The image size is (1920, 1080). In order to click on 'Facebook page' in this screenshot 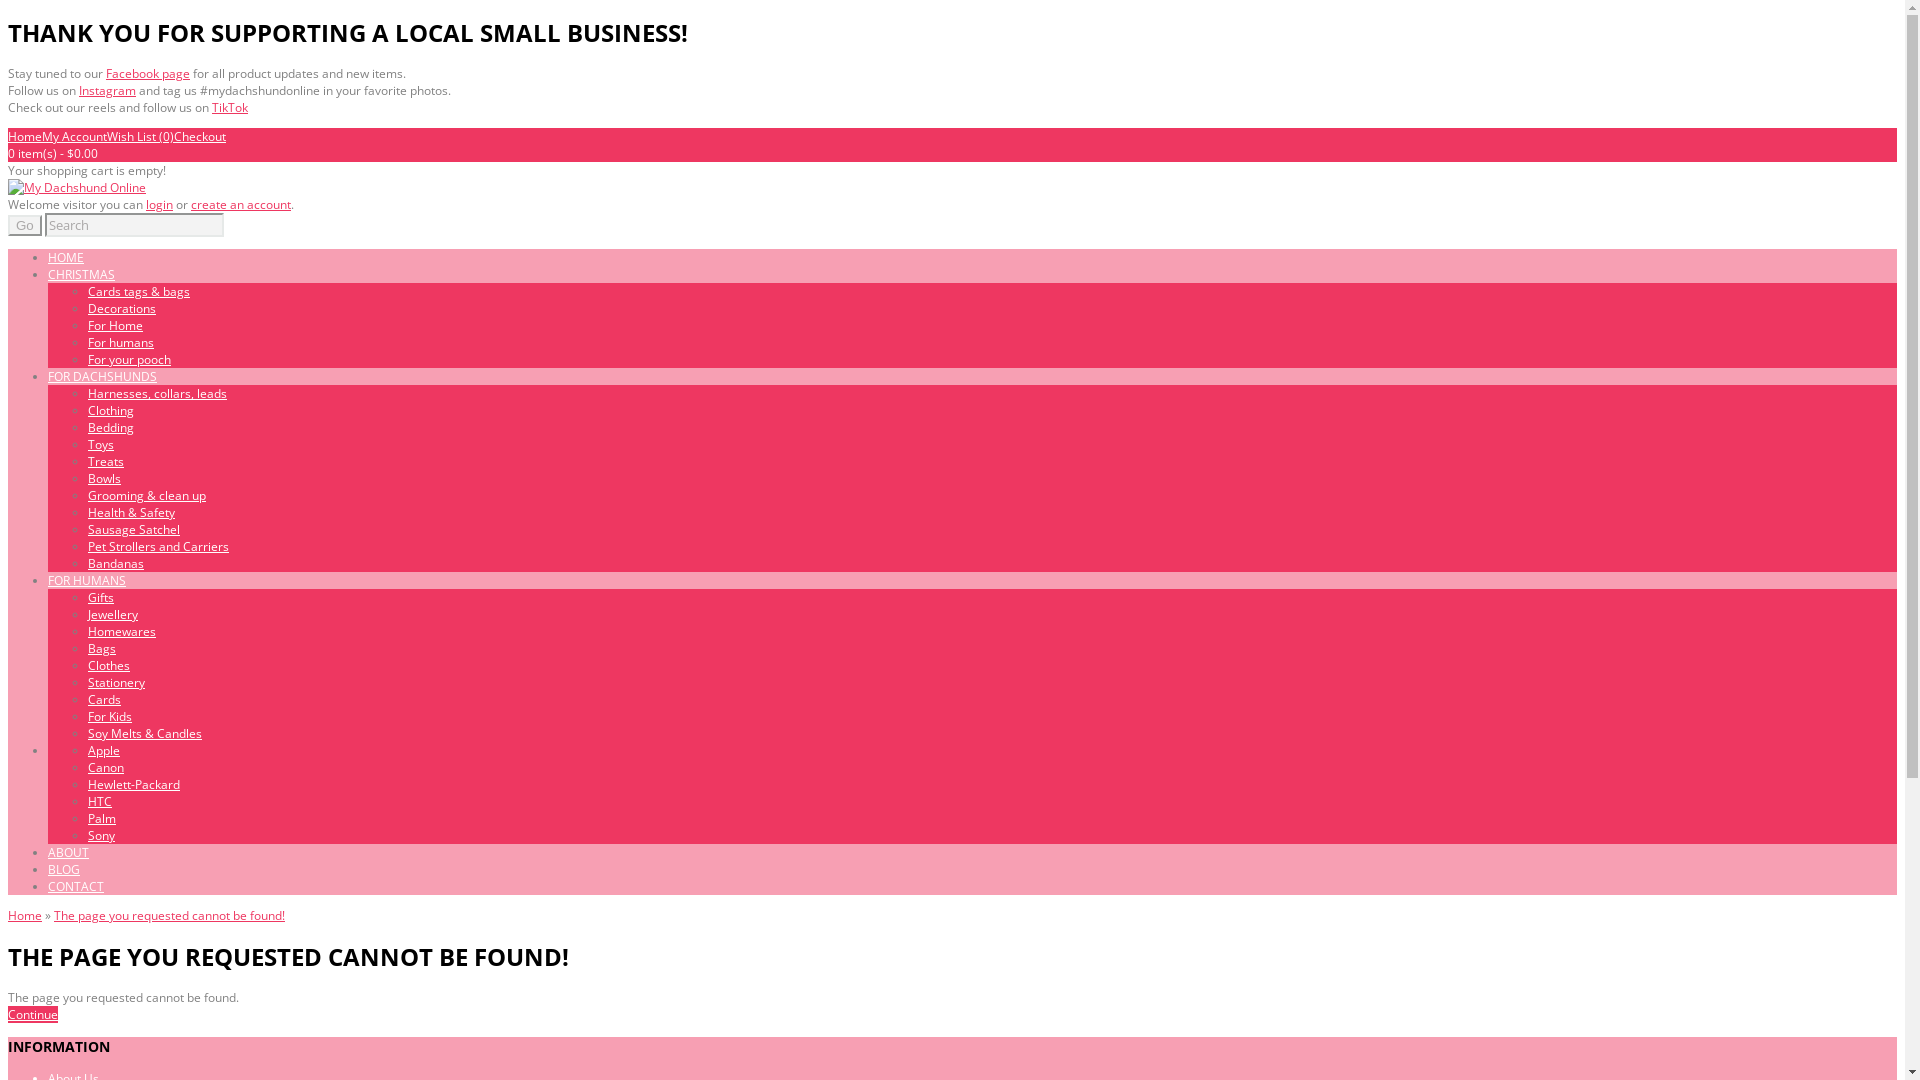, I will do `click(147, 72)`.